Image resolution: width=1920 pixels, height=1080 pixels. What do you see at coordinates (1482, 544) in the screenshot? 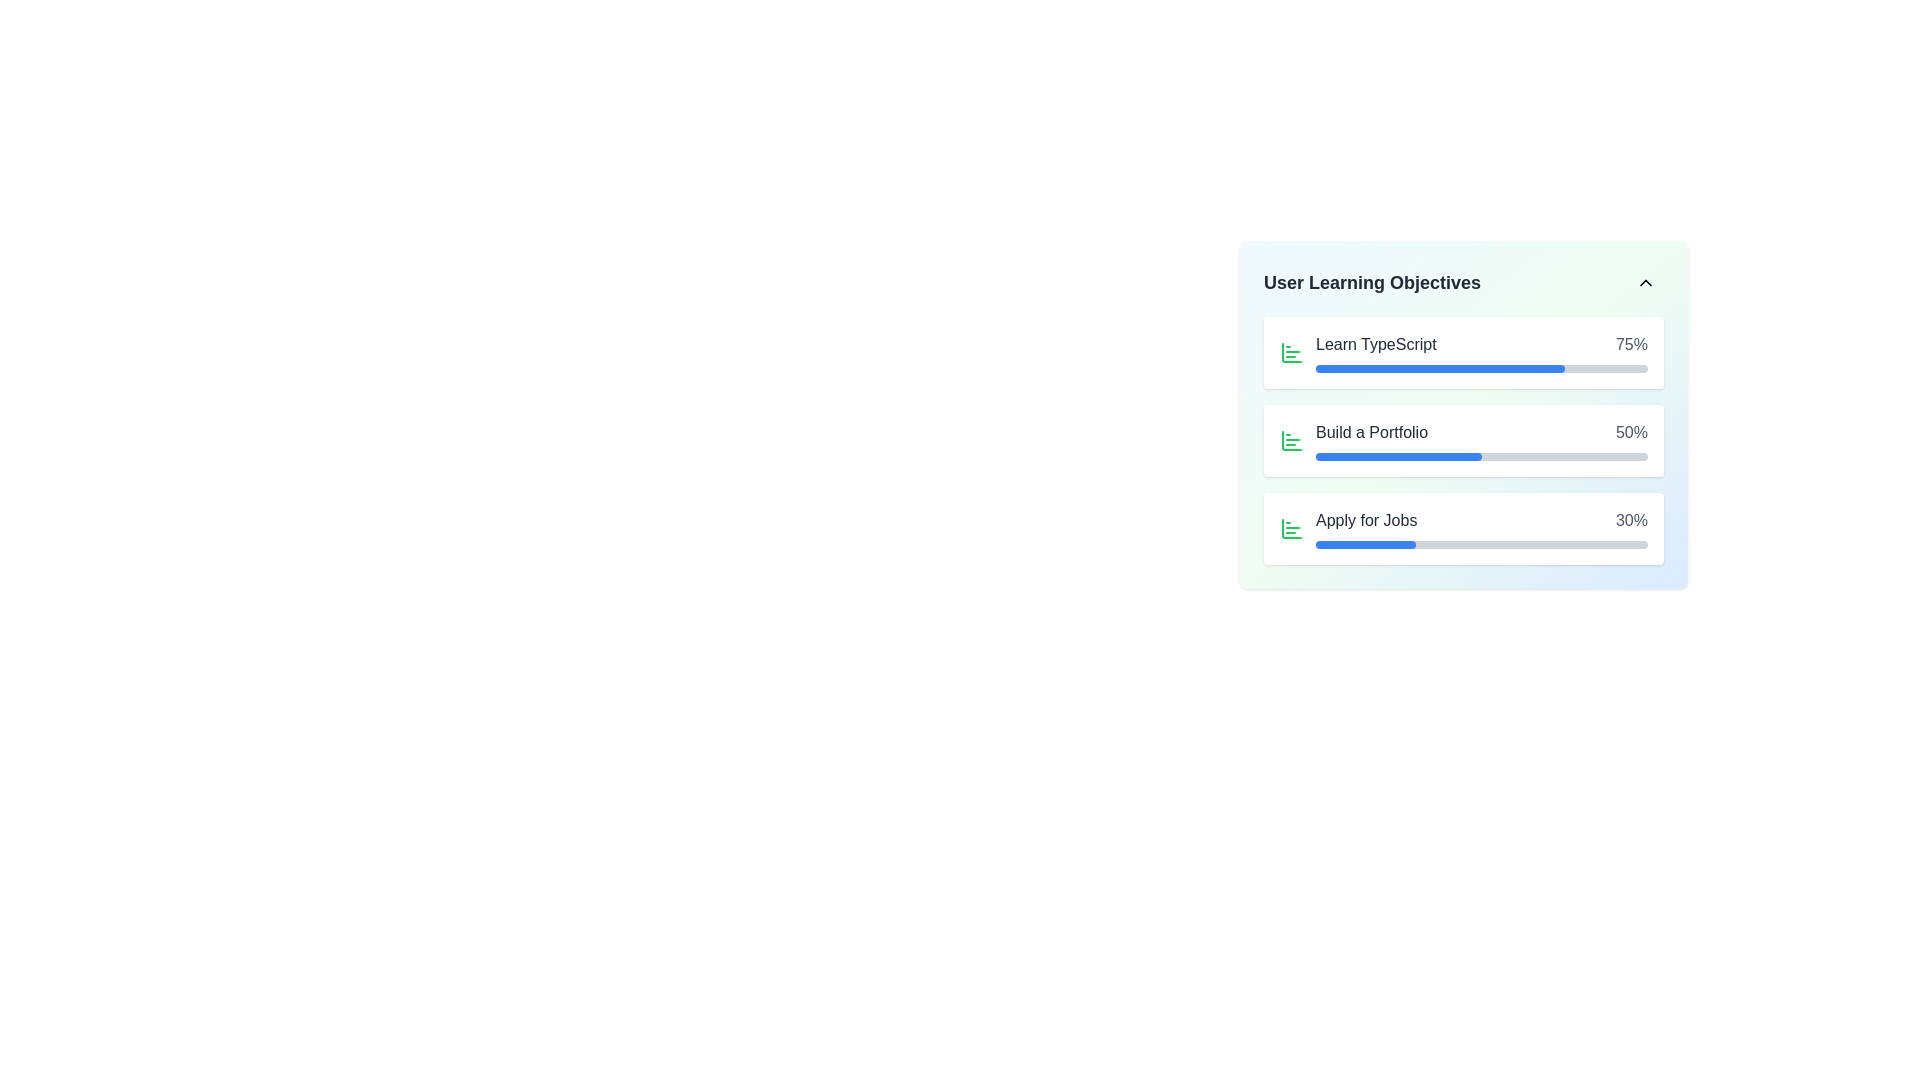
I see `the progress bar indicating 30% completion located beneath the 'Apply for Jobs' text in the 'User Learning Objectives' section` at bounding box center [1482, 544].